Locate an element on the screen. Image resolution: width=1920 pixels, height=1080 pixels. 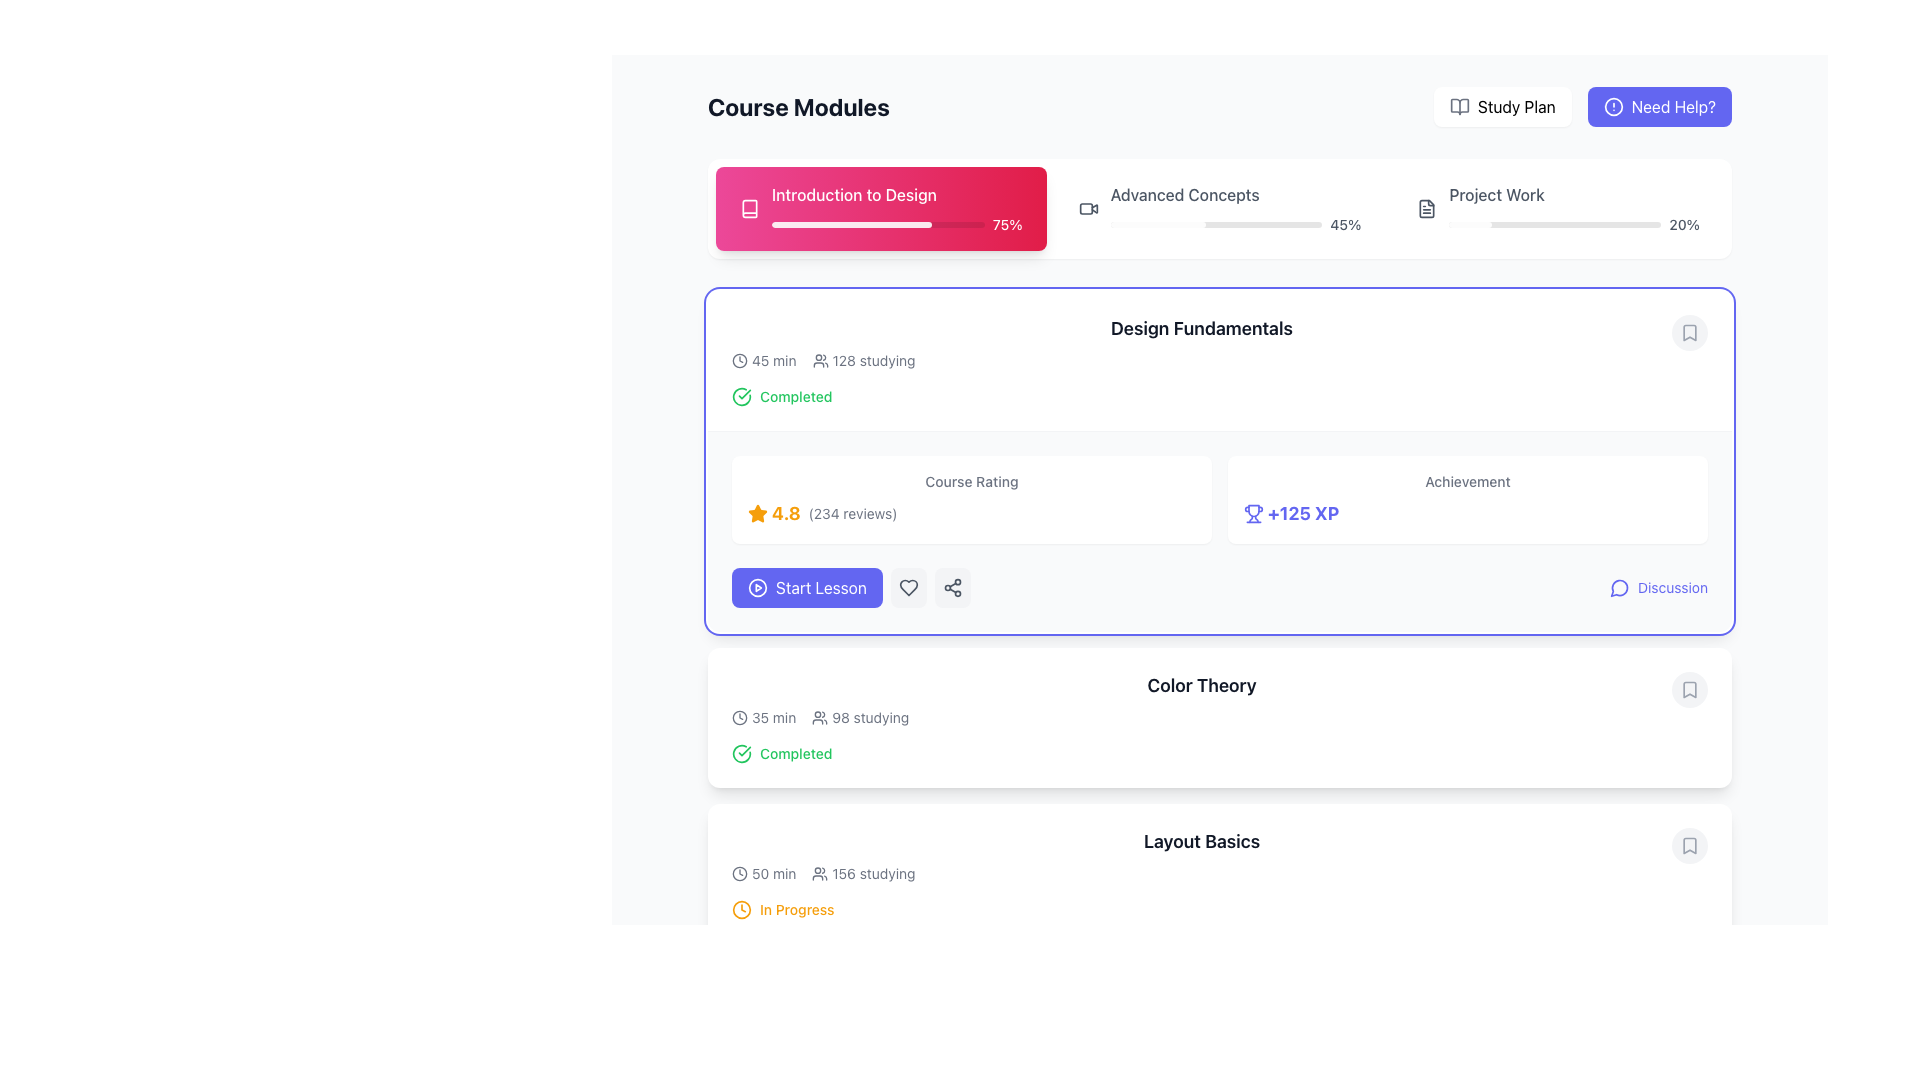
the Rating indicator located in the 'Course Rating' section of the 'Design Fundamentals' card, positioned towards the left of the card, next to the achievement information is located at coordinates (971, 512).